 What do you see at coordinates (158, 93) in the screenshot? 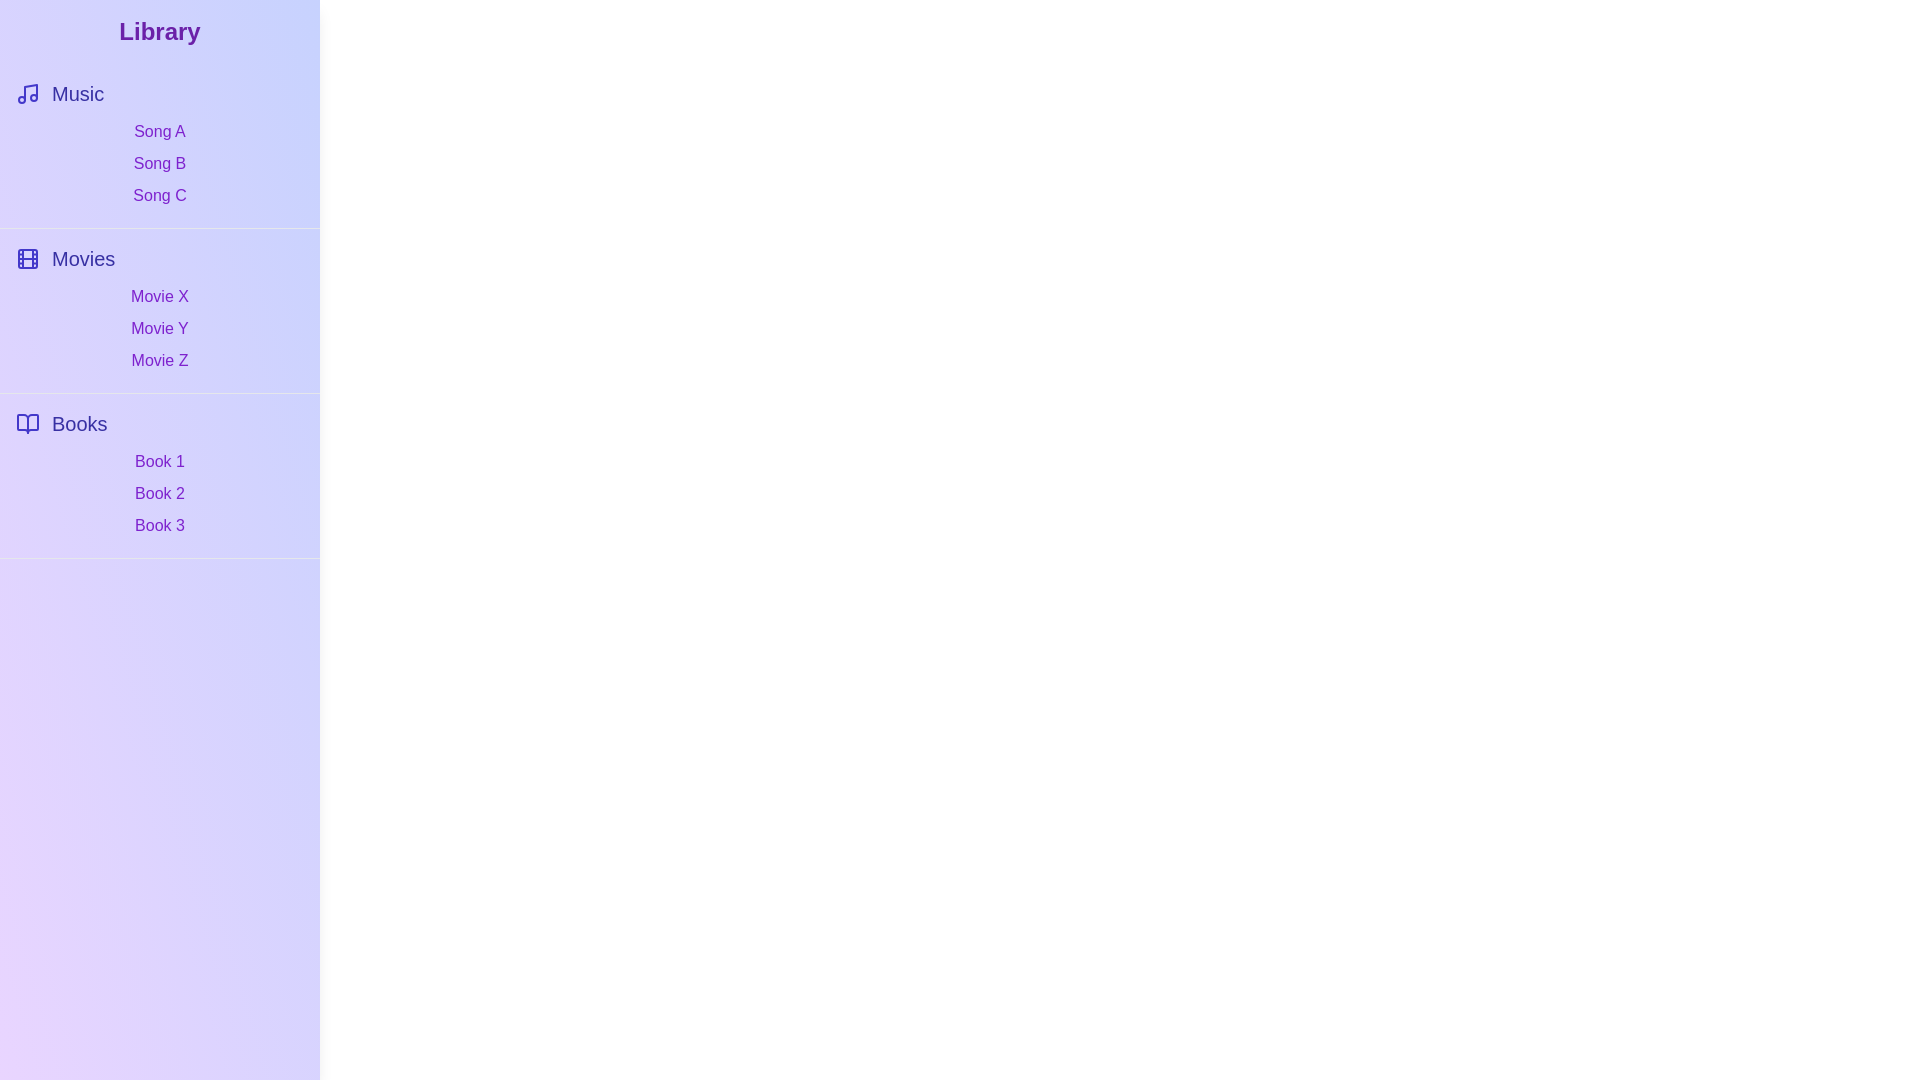
I see `the category Music to select it` at bounding box center [158, 93].